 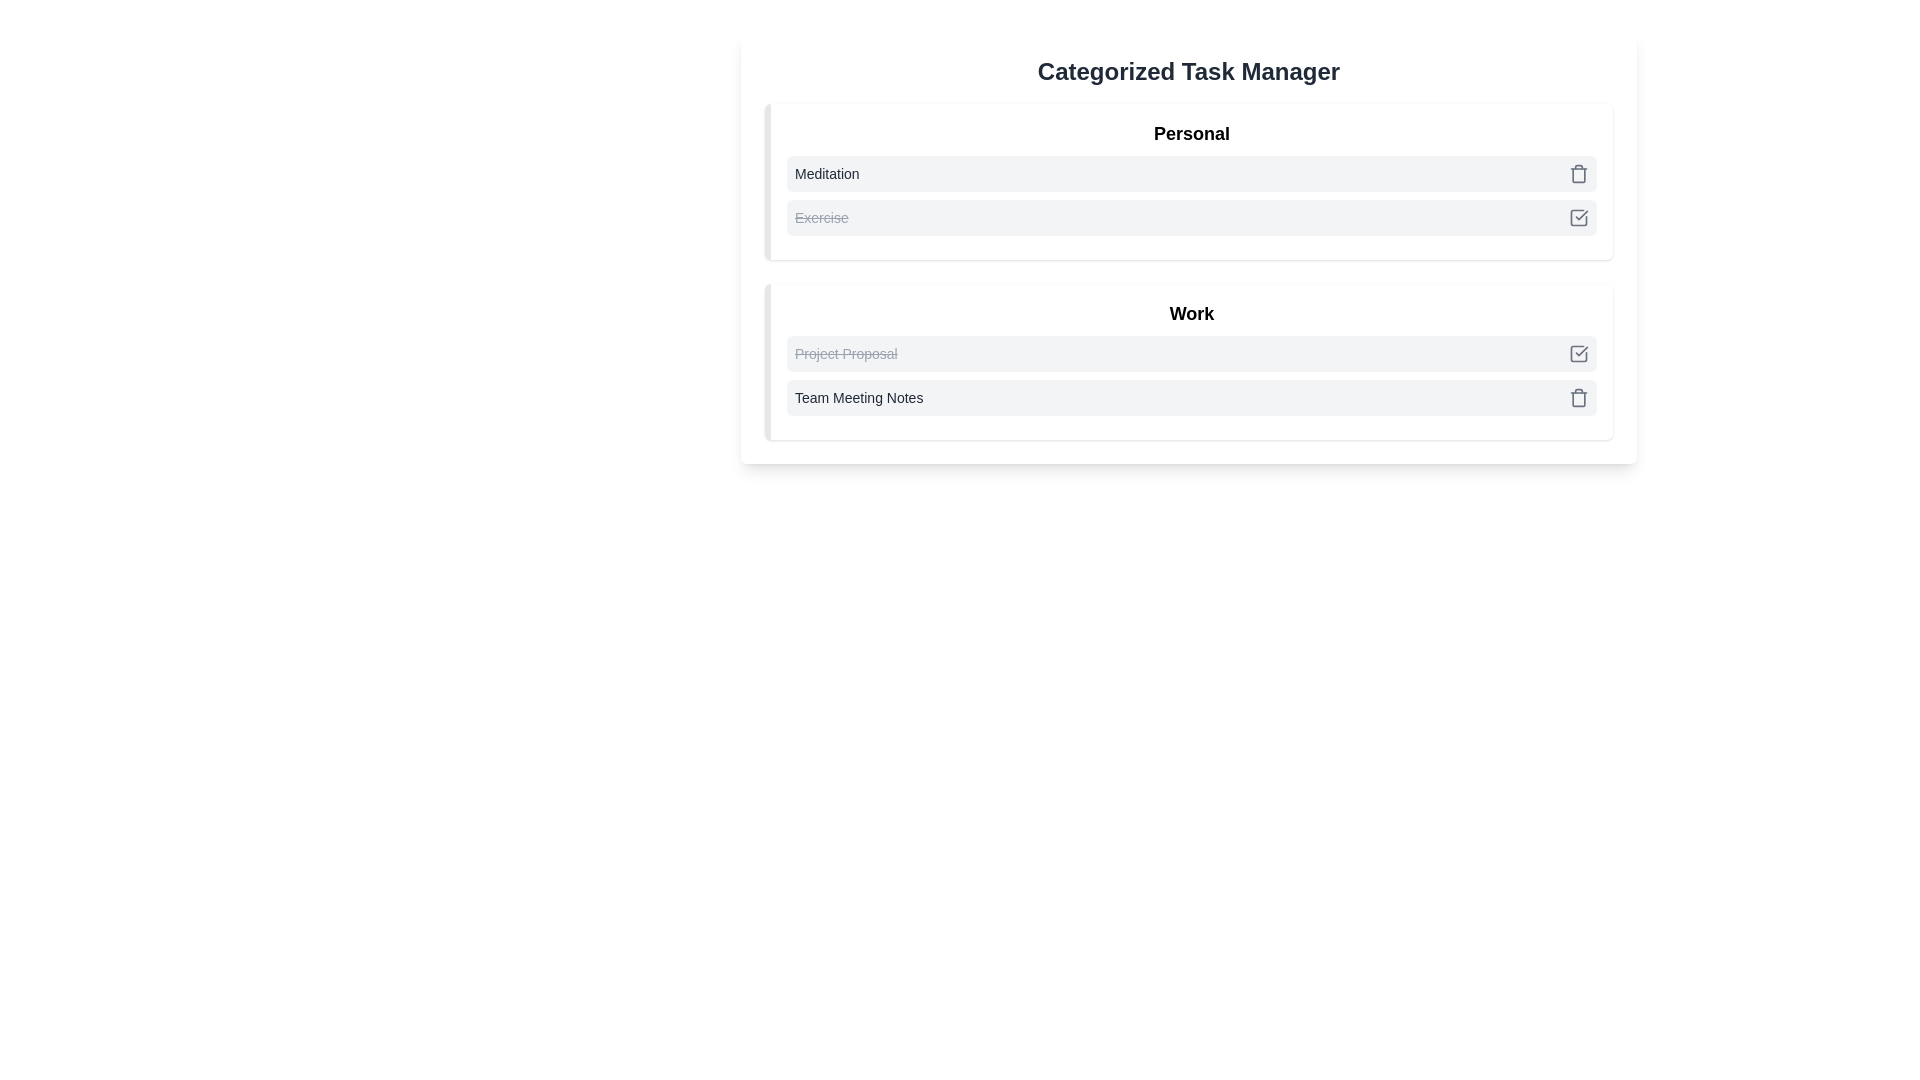 What do you see at coordinates (821, 218) in the screenshot?
I see `the text label representing the completed task 'Exercise' in the personal category, which is styled with a strikethrough to indicate its completed status` at bounding box center [821, 218].